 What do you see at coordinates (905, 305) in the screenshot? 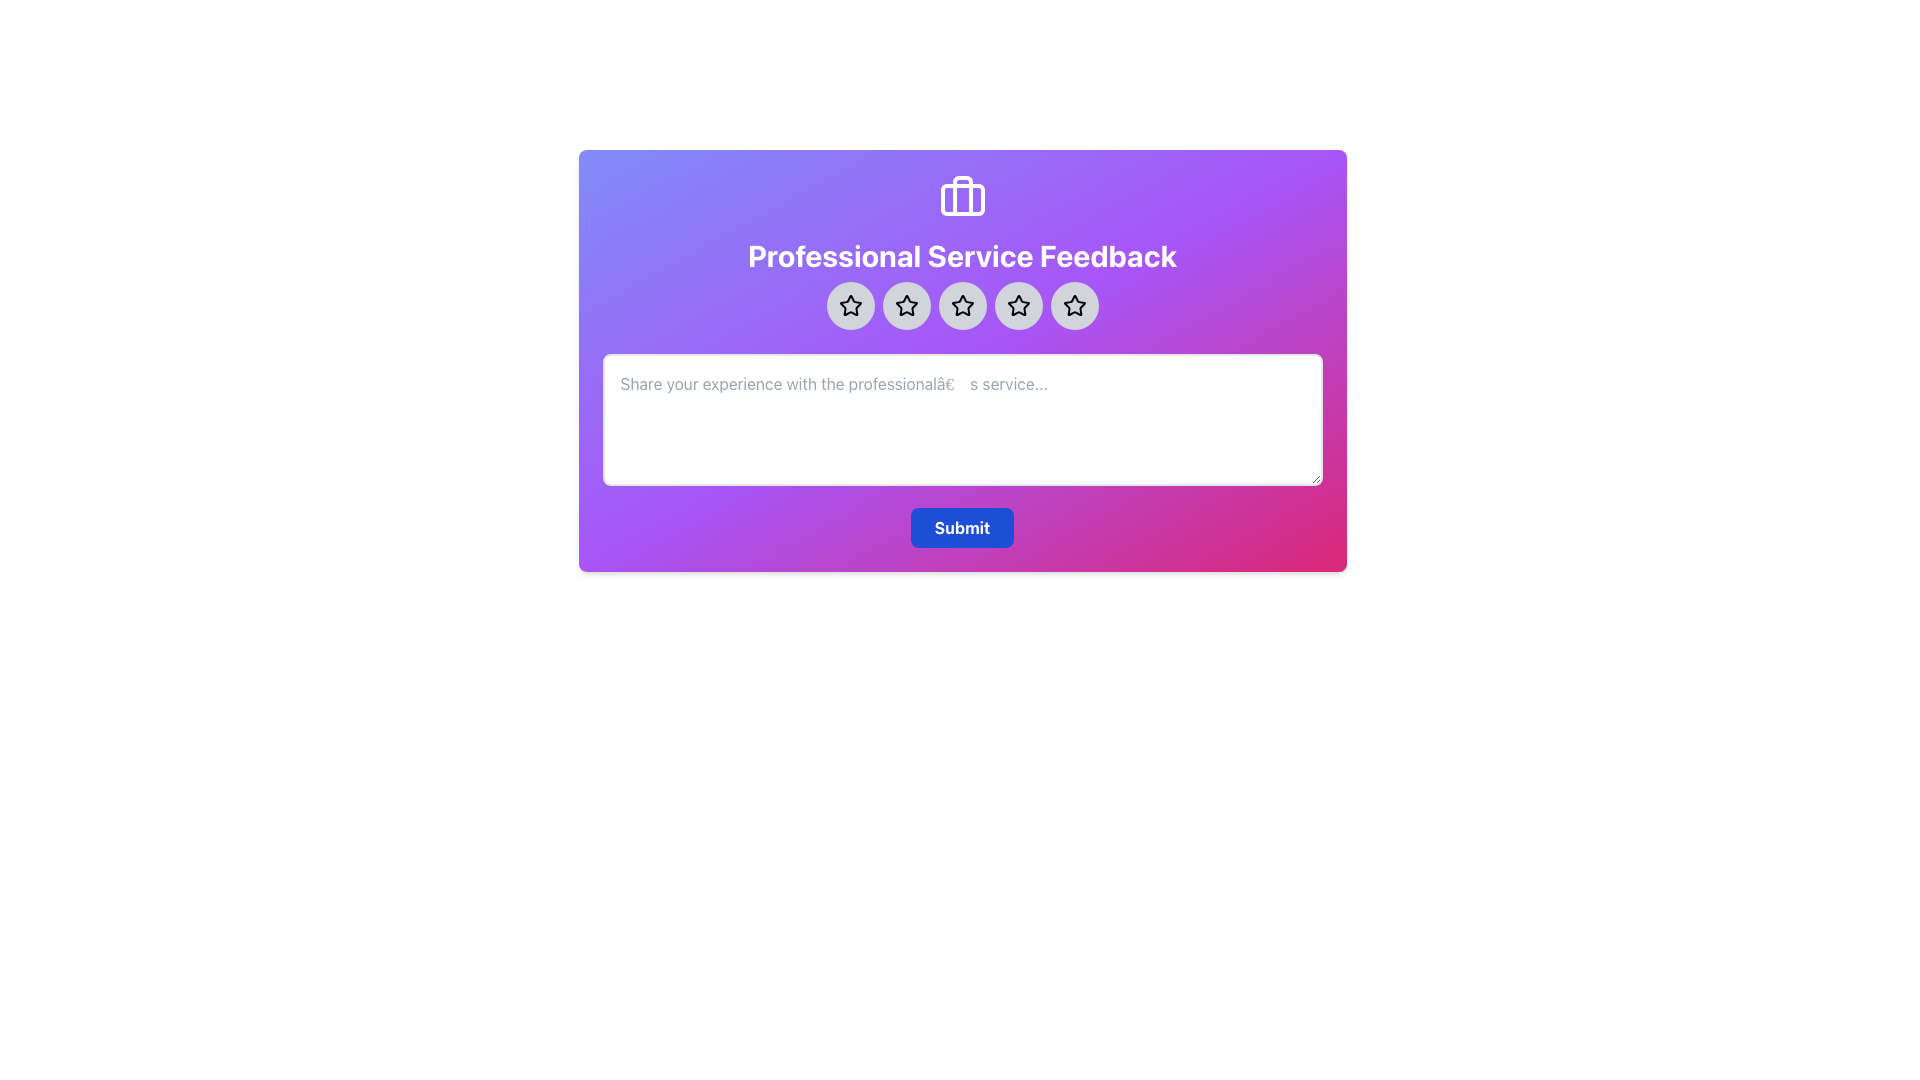
I see `the filled star-shaped icon, which is the second icon from the left in a group of five star icons for rating purposes` at bounding box center [905, 305].